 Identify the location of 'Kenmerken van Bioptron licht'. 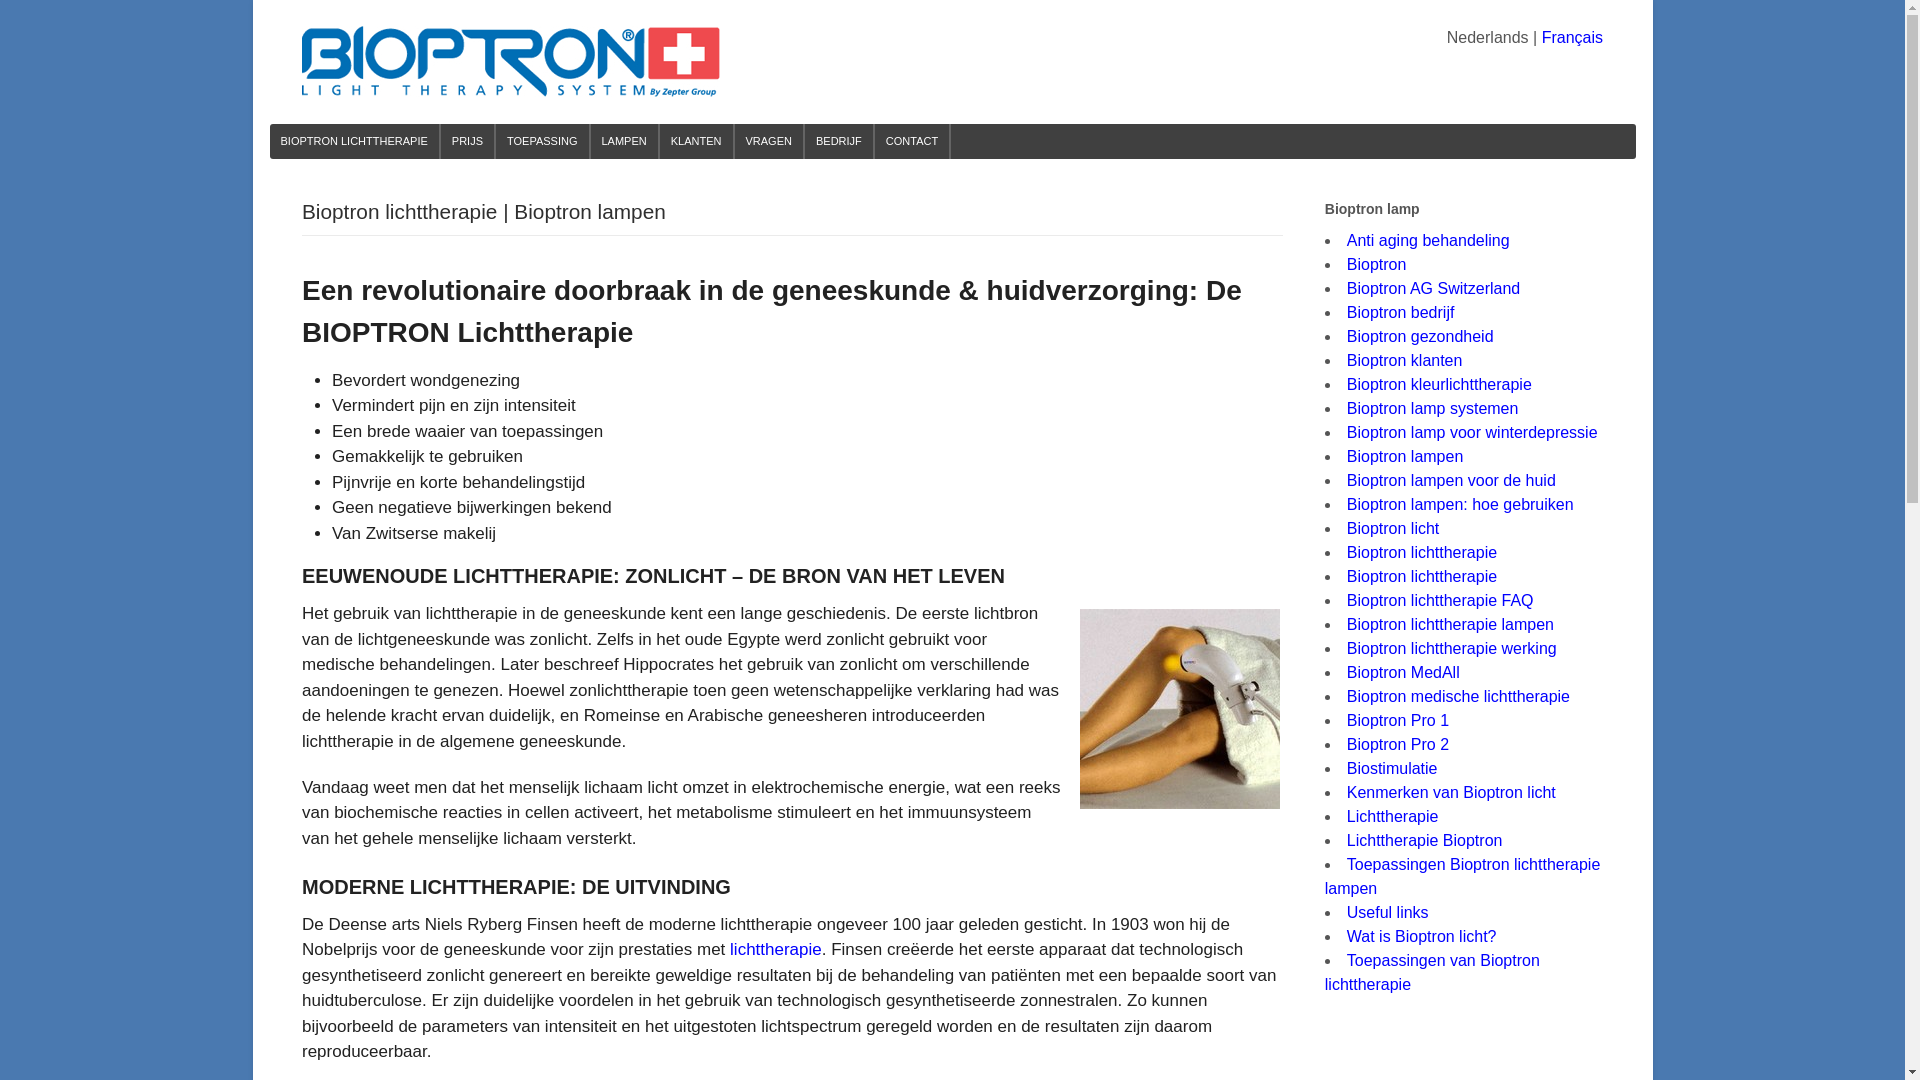
(1451, 791).